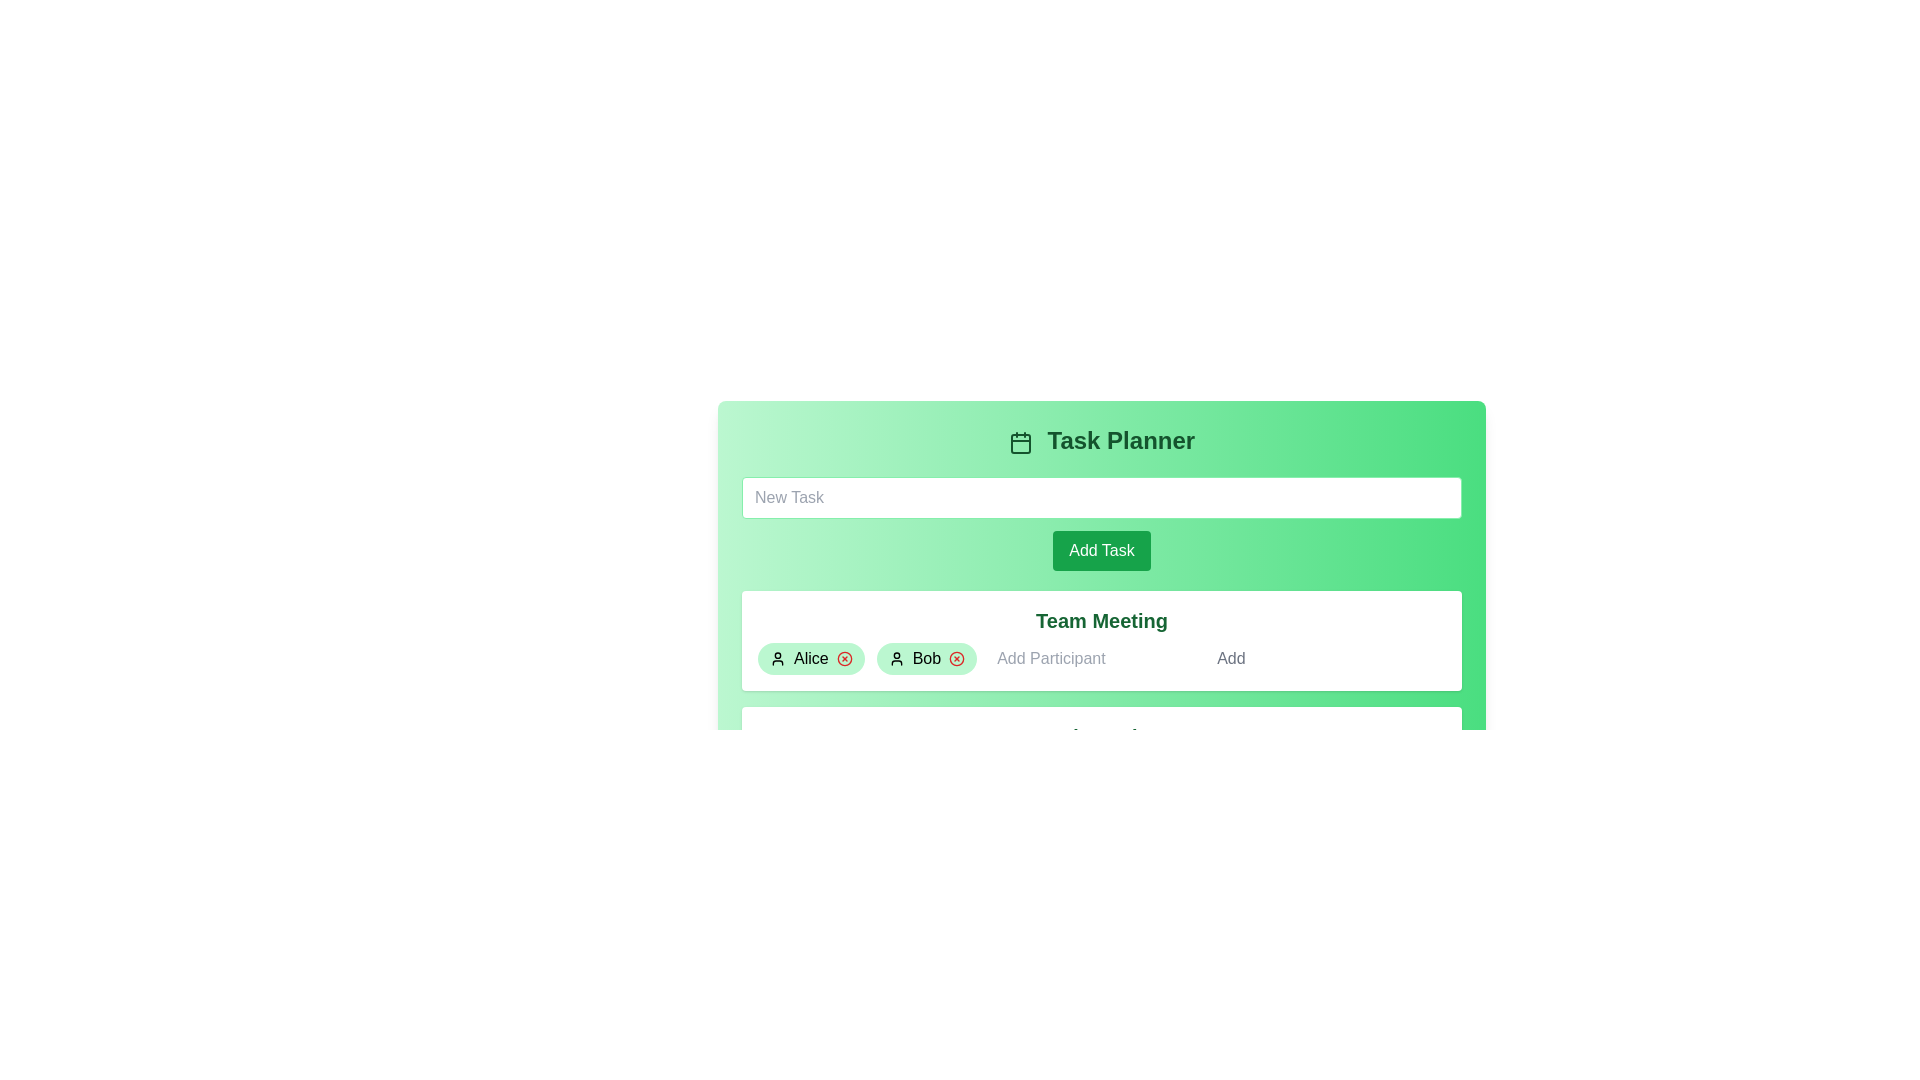 The image size is (1920, 1080). I want to click on the center of the text label reading 'Alice' within the tag component in the 'Team Meeting' section for interaction, so click(811, 659).